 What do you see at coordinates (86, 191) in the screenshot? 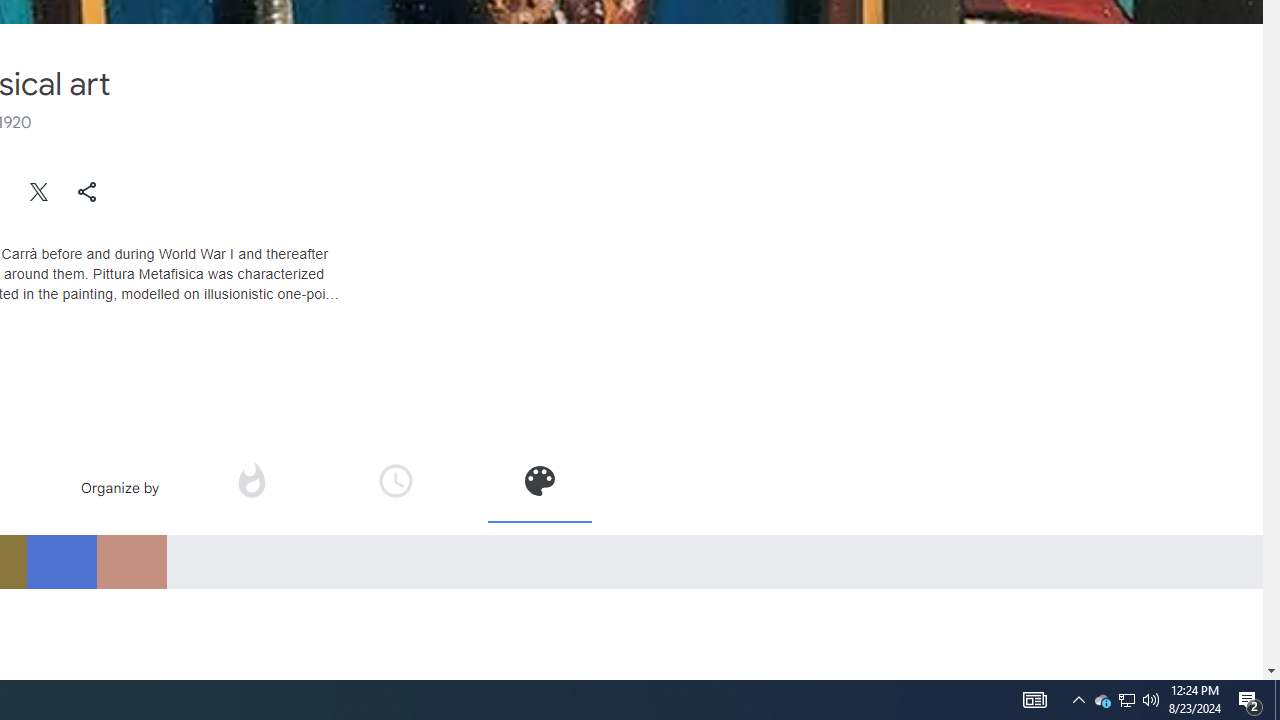
I see `'Share "Metaphysical art"'` at bounding box center [86, 191].